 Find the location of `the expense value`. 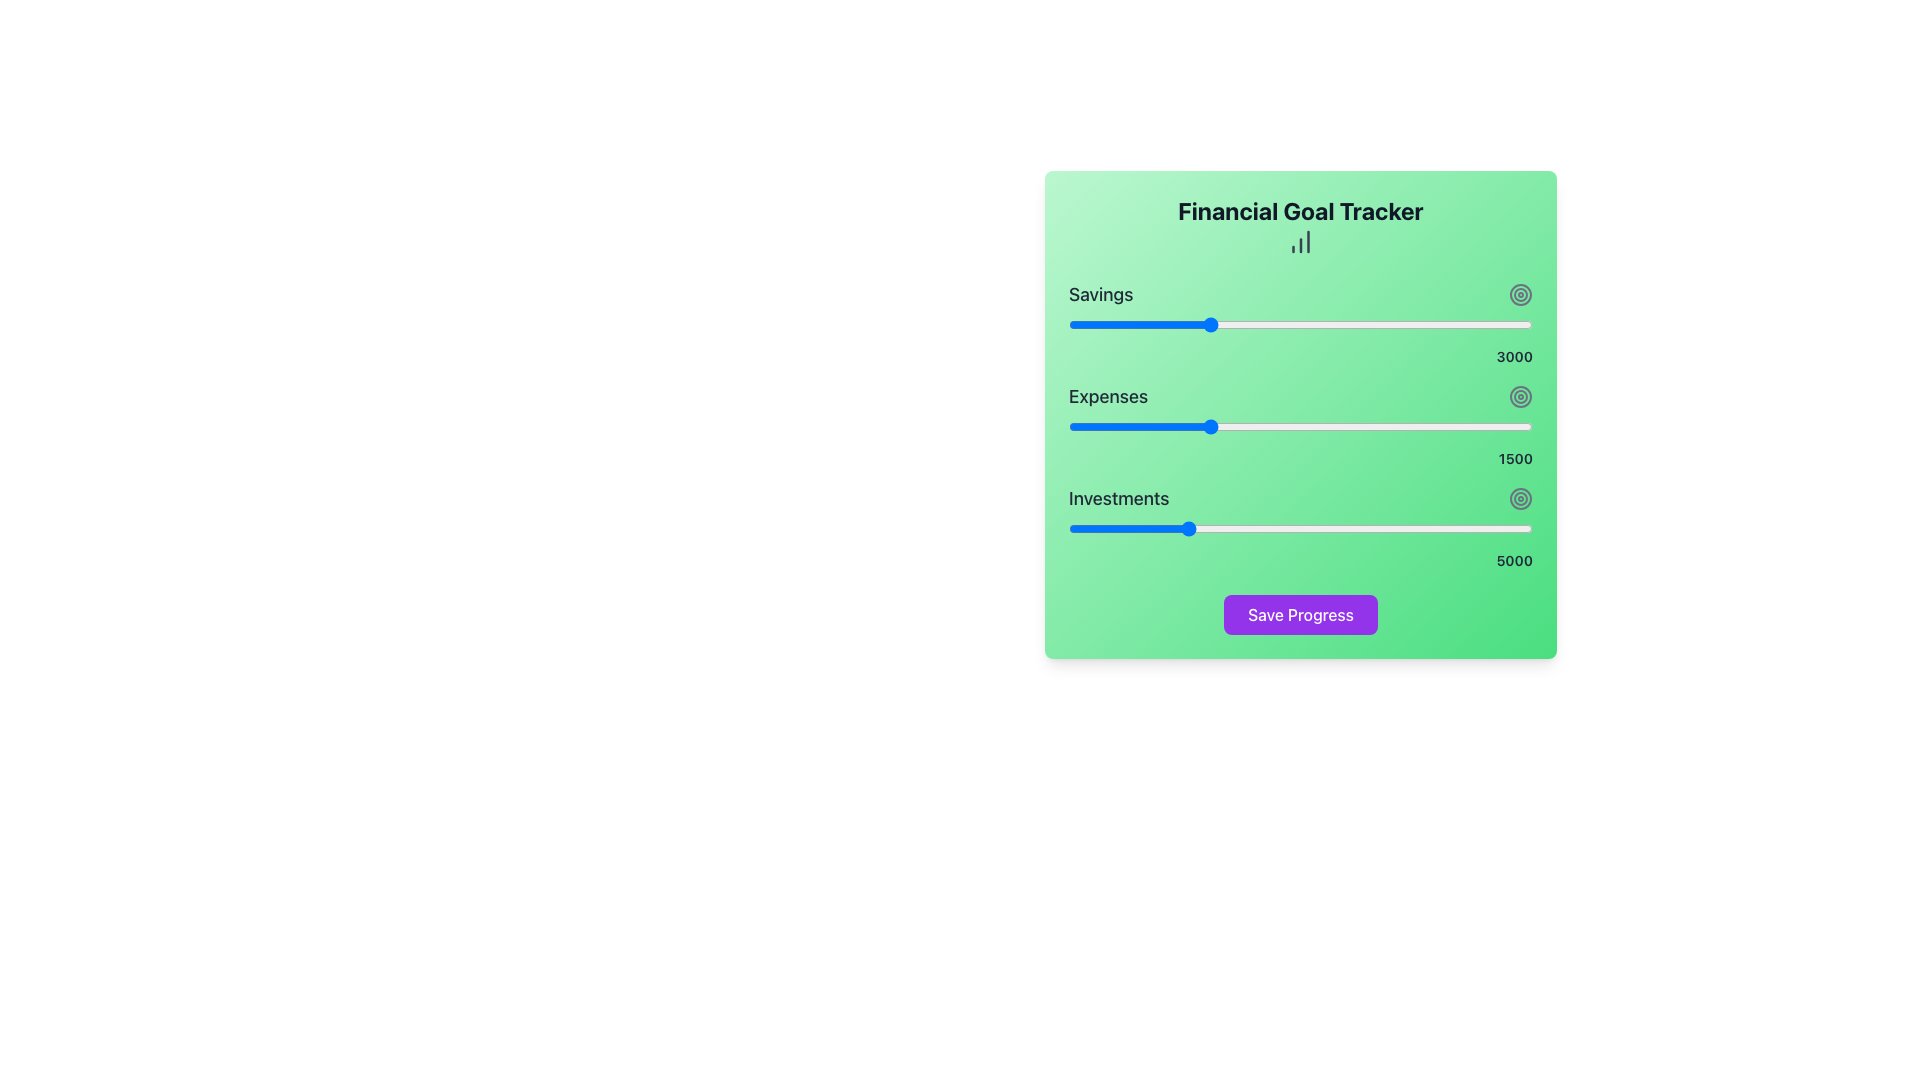

the expense value is located at coordinates (1345, 426).